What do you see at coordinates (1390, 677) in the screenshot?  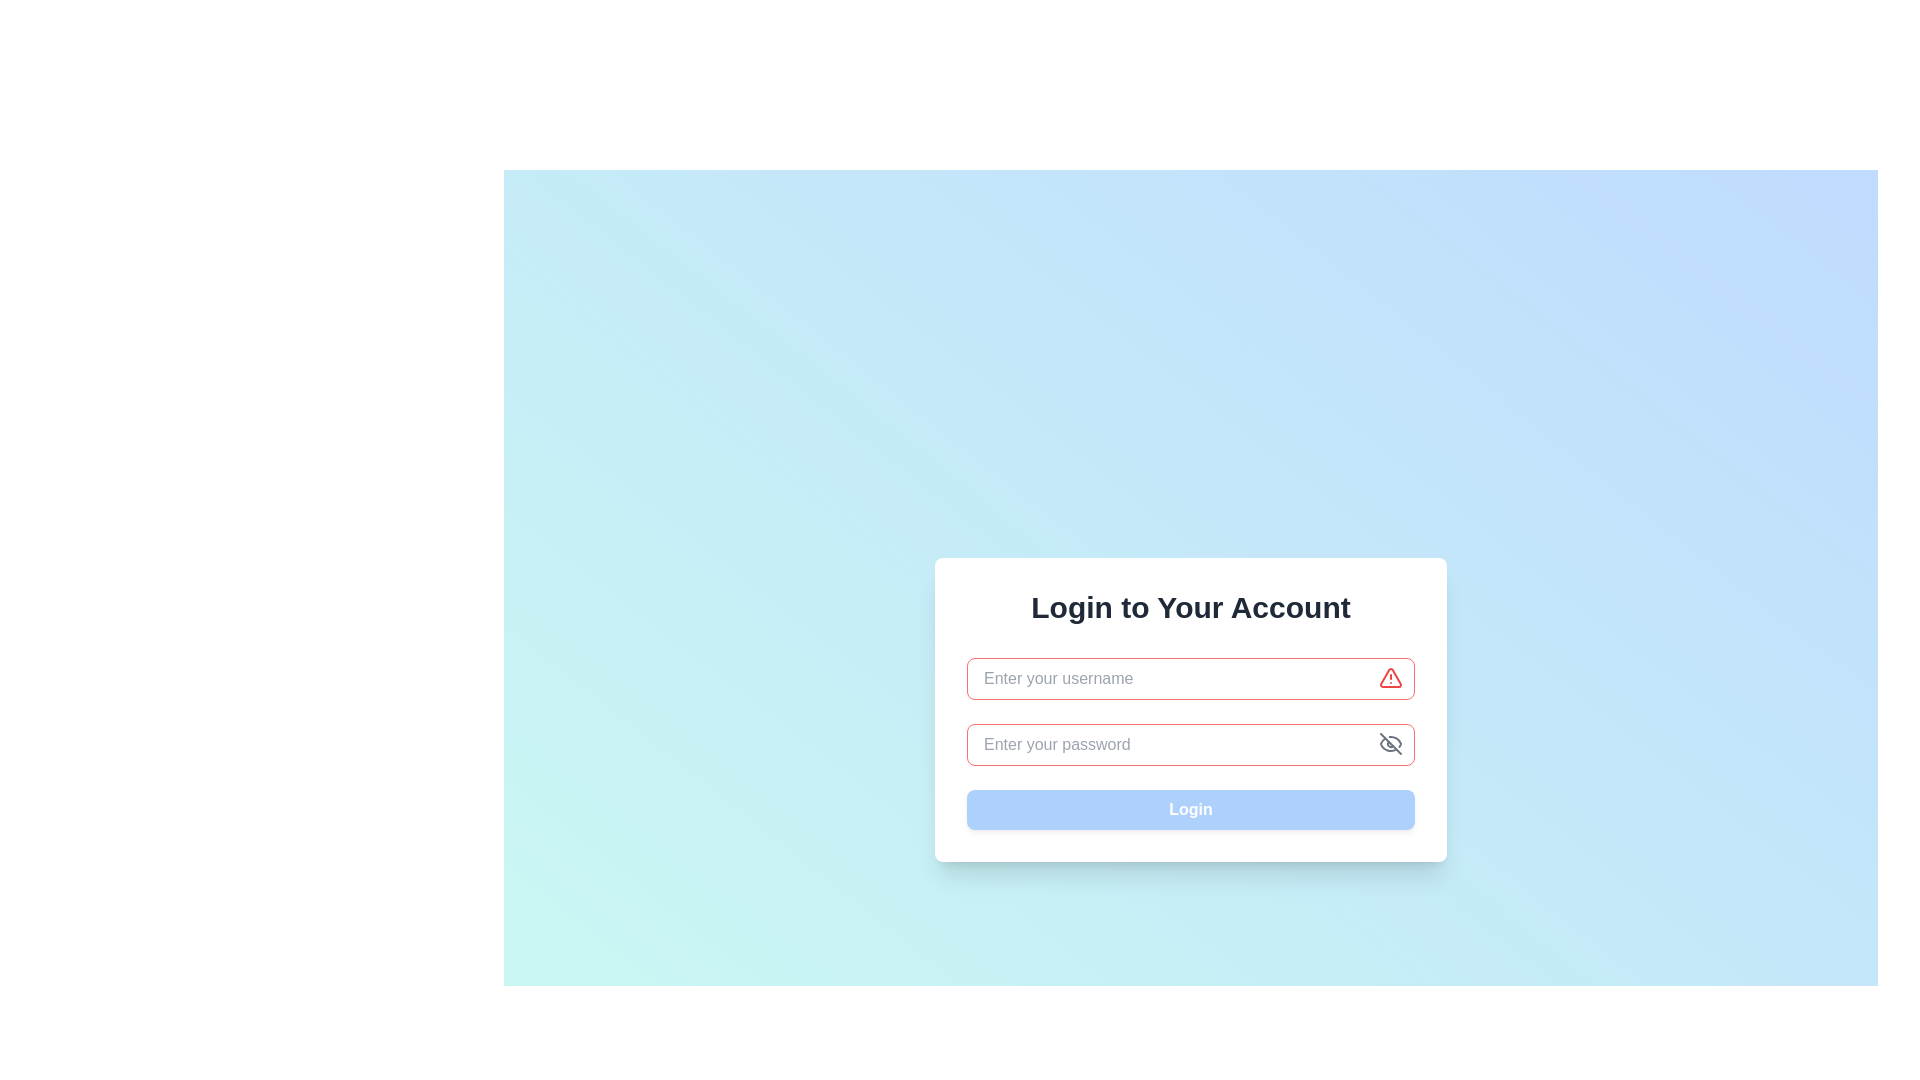 I see `the Warning Icon located immediately to the right of the username text input field in the login form, which visually indicates a warning or error` at bounding box center [1390, 677].